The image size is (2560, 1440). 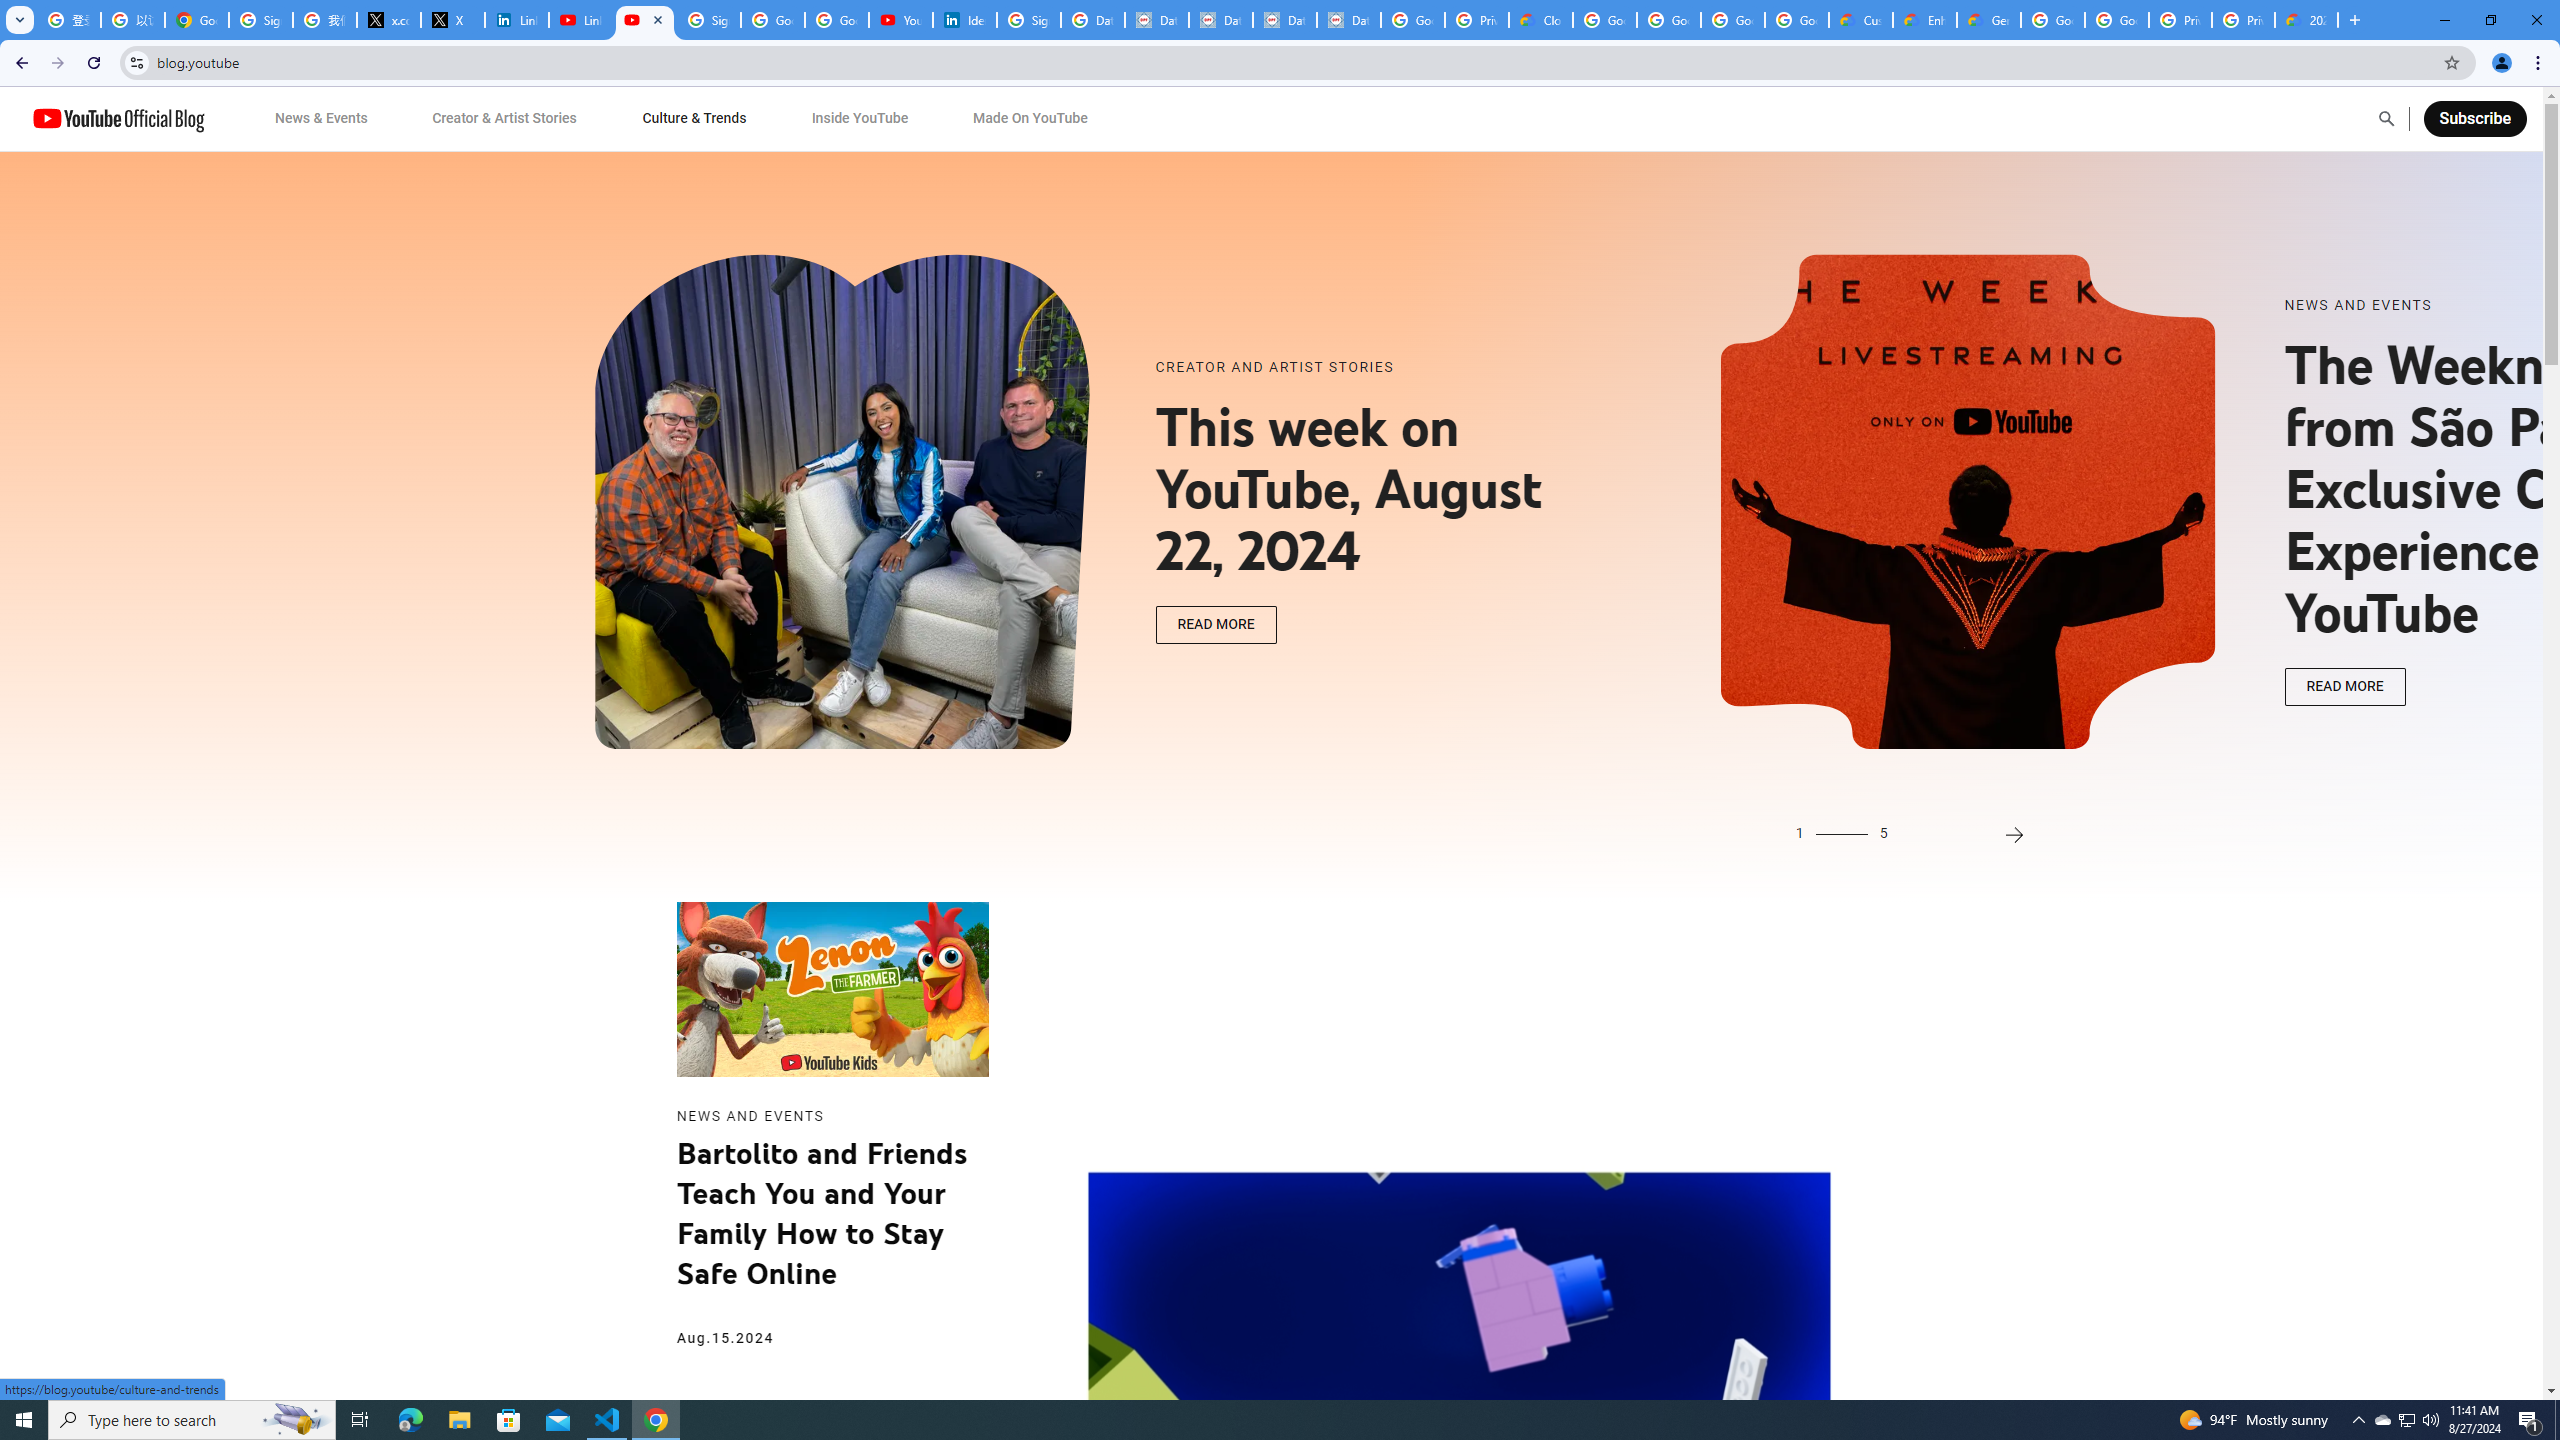 What do you see at coordinates (1989, 19) in the screenshot?
I see `'Gemini for Business and Developers | Google Cloud'` at bounding box center [1989, 19].